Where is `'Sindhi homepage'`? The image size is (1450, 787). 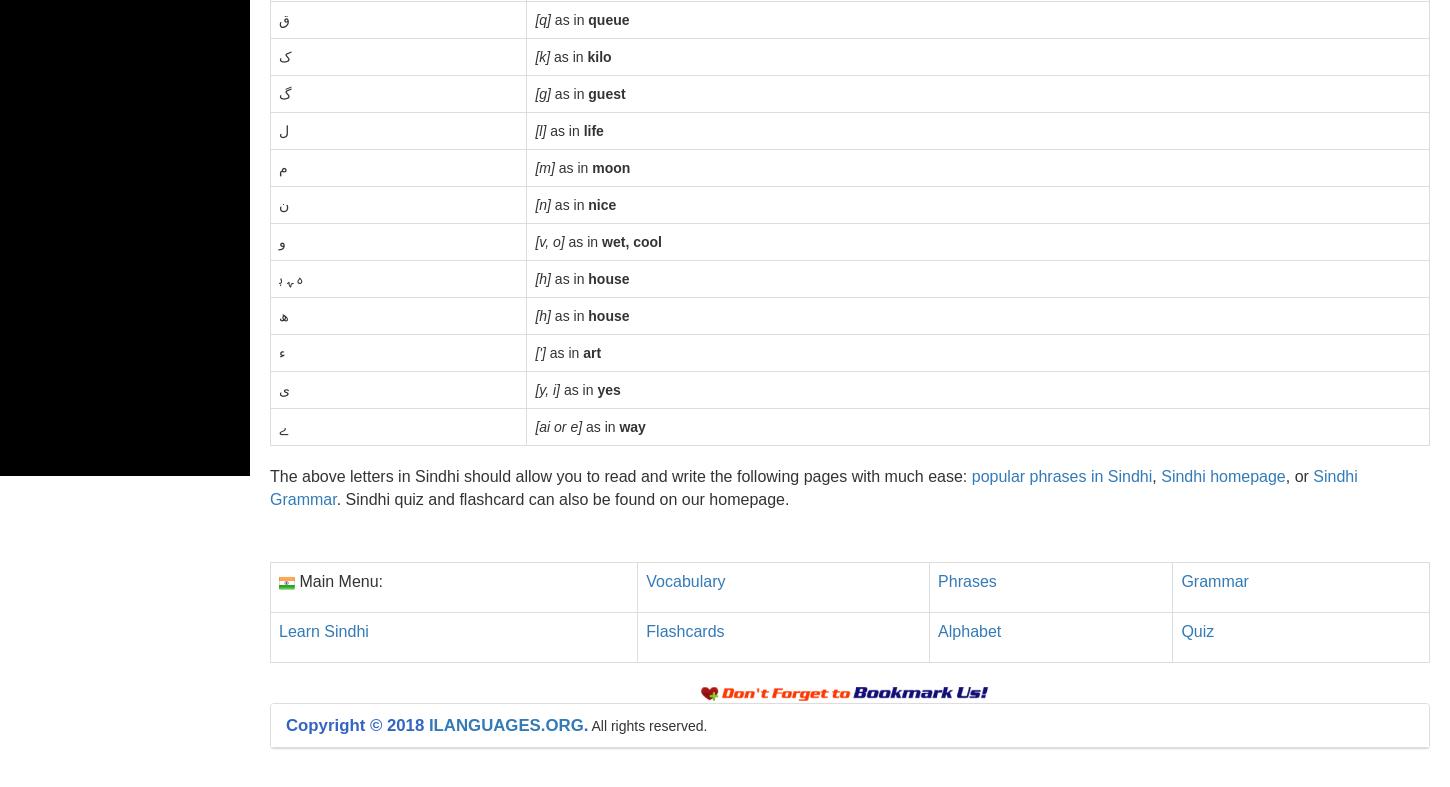 'Sindhi homepage' is located at coordinates (1222, 476).